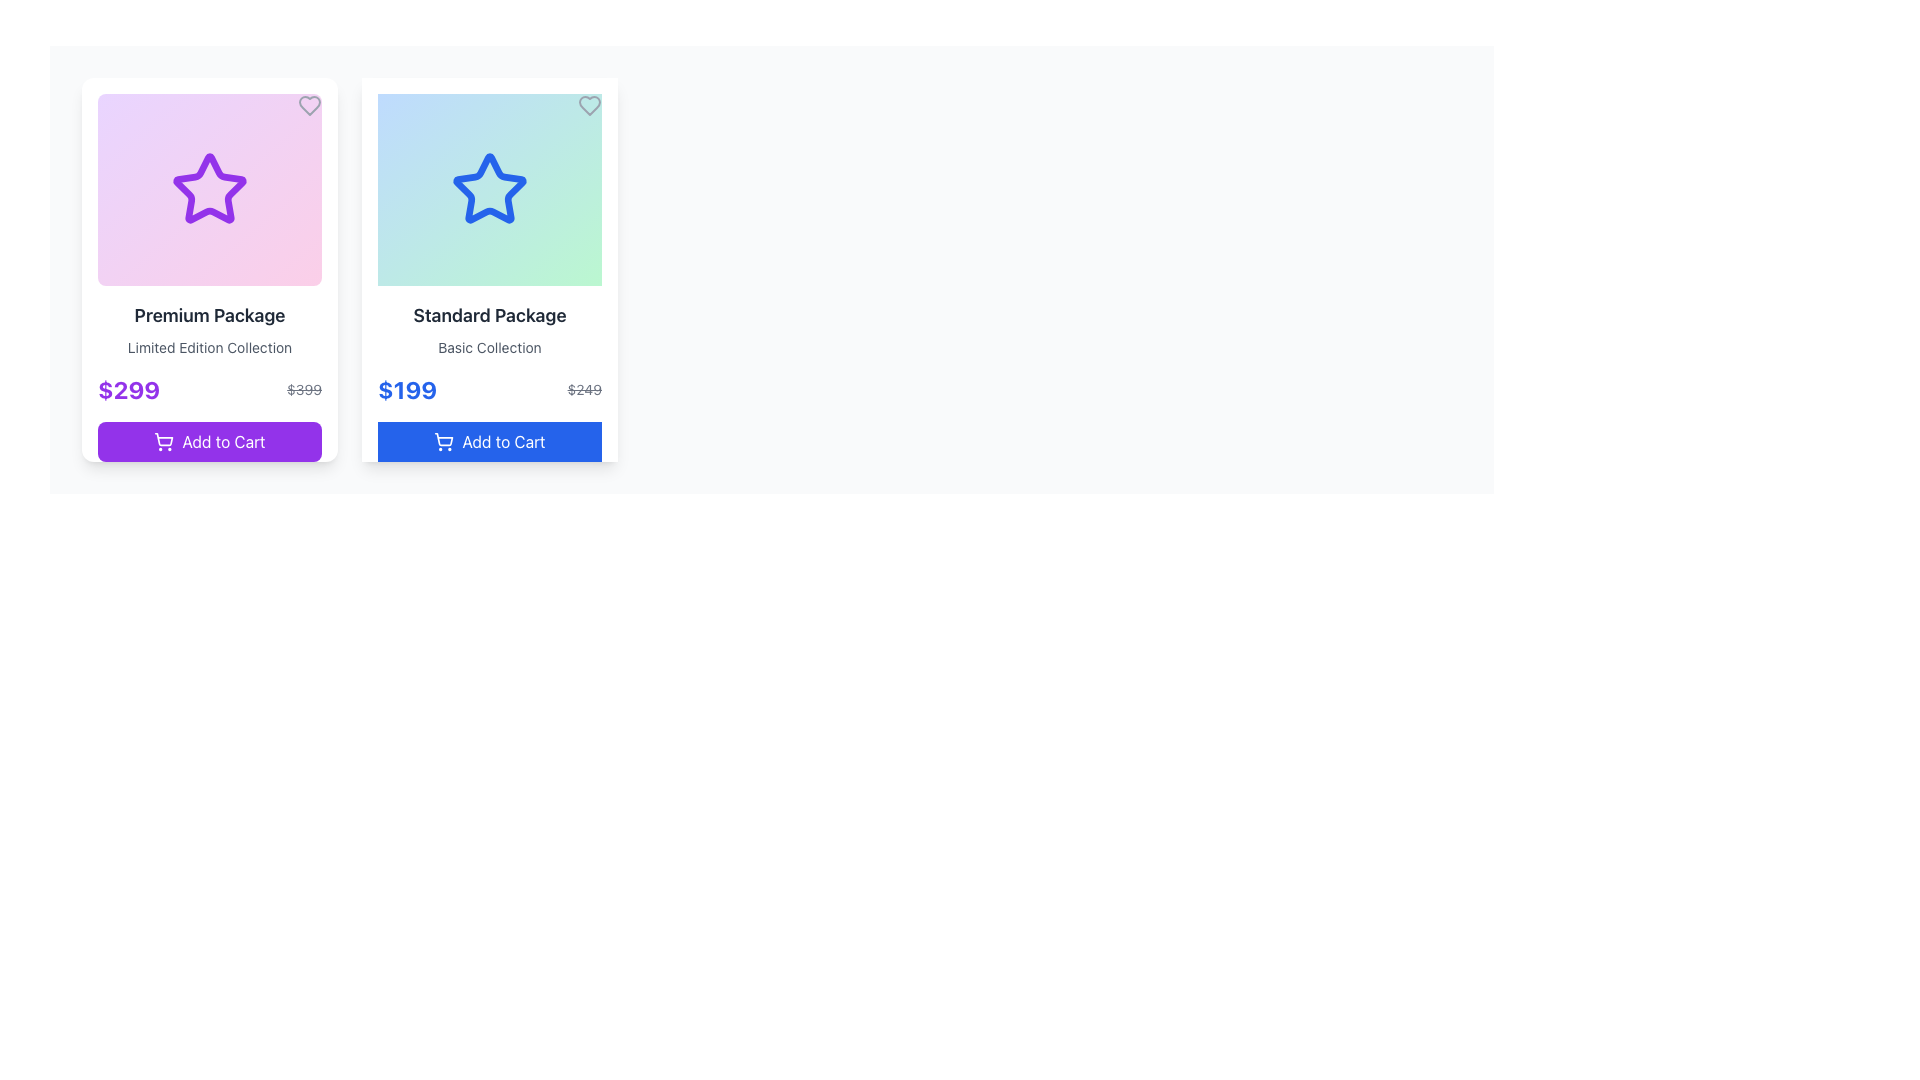 The image size is (1920, 1080). Describe the element at coordinates (589, 105) in the screenshot. I see `the heart-shaped icon located at the top-right of the 'Standard Package' card` at that location.